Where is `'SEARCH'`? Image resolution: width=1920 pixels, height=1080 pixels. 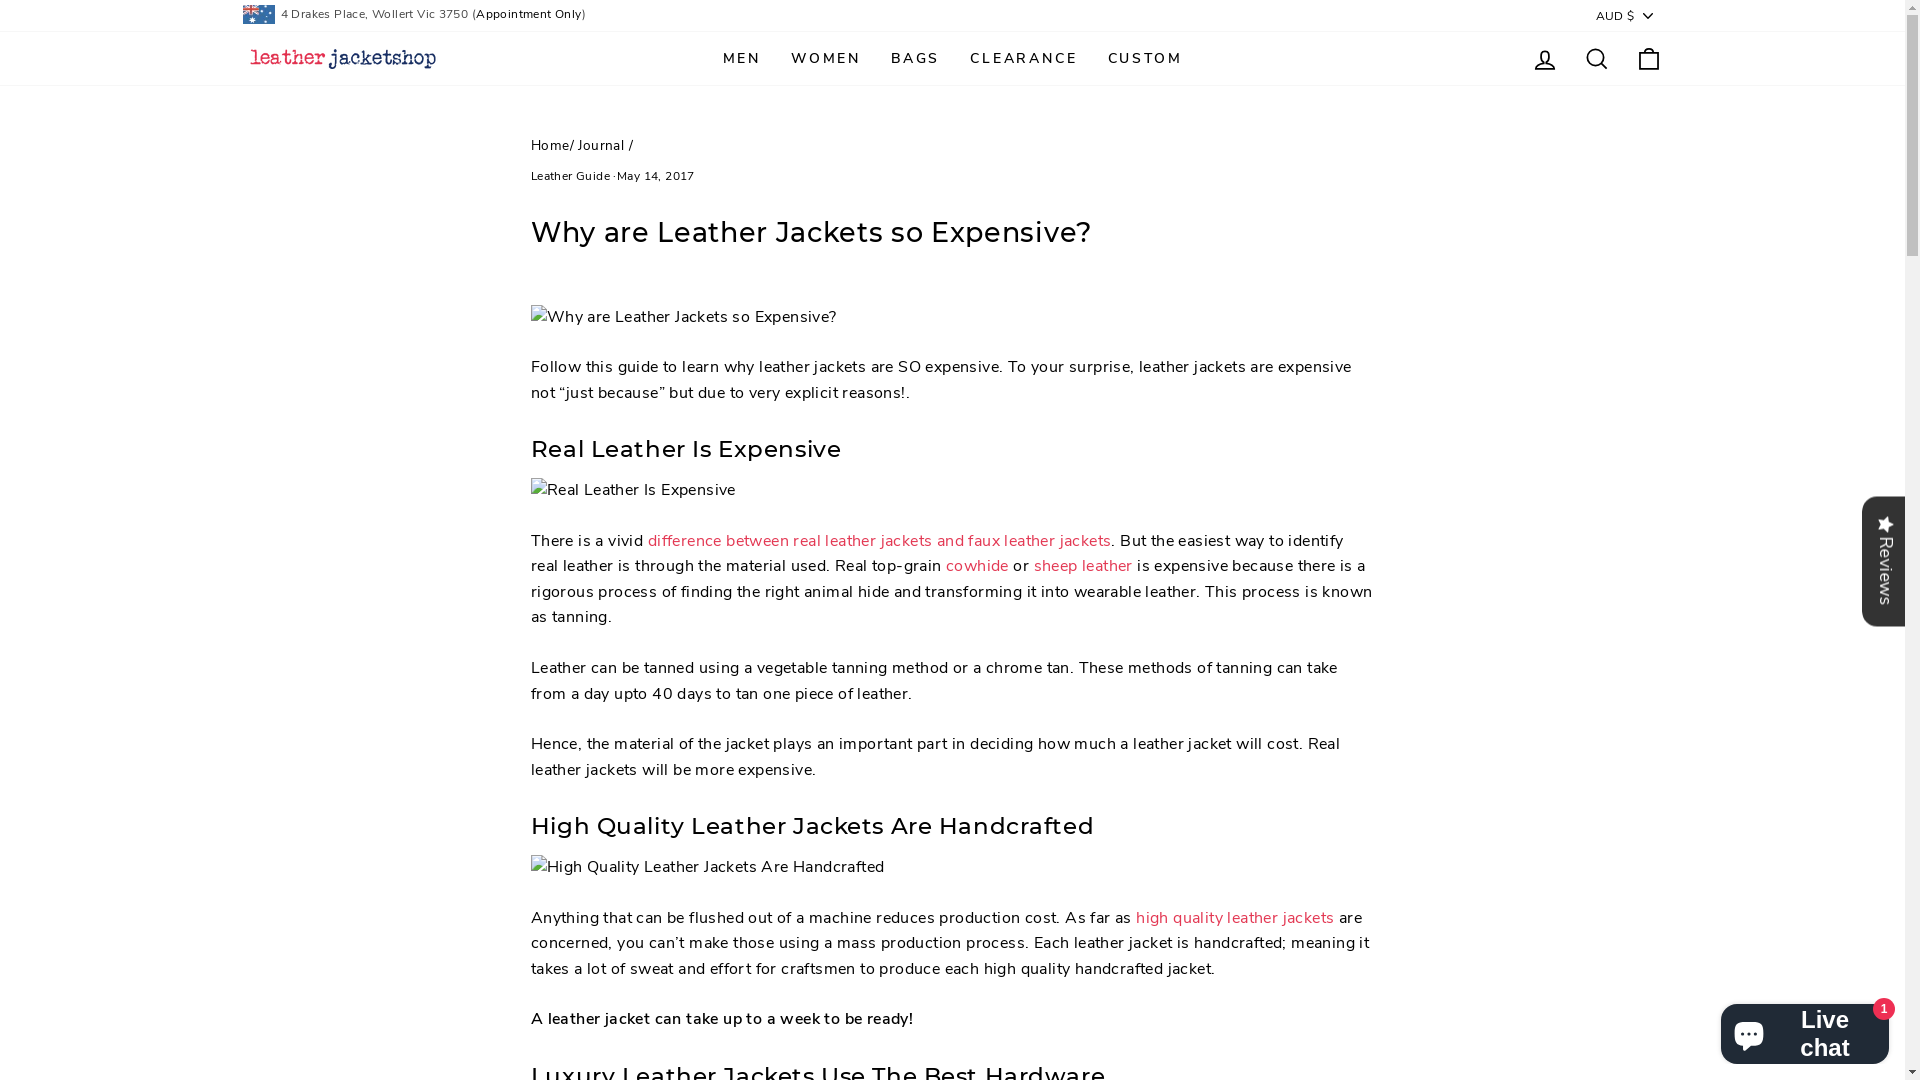 'SEARCH' is located at coordinates (1595, 57).